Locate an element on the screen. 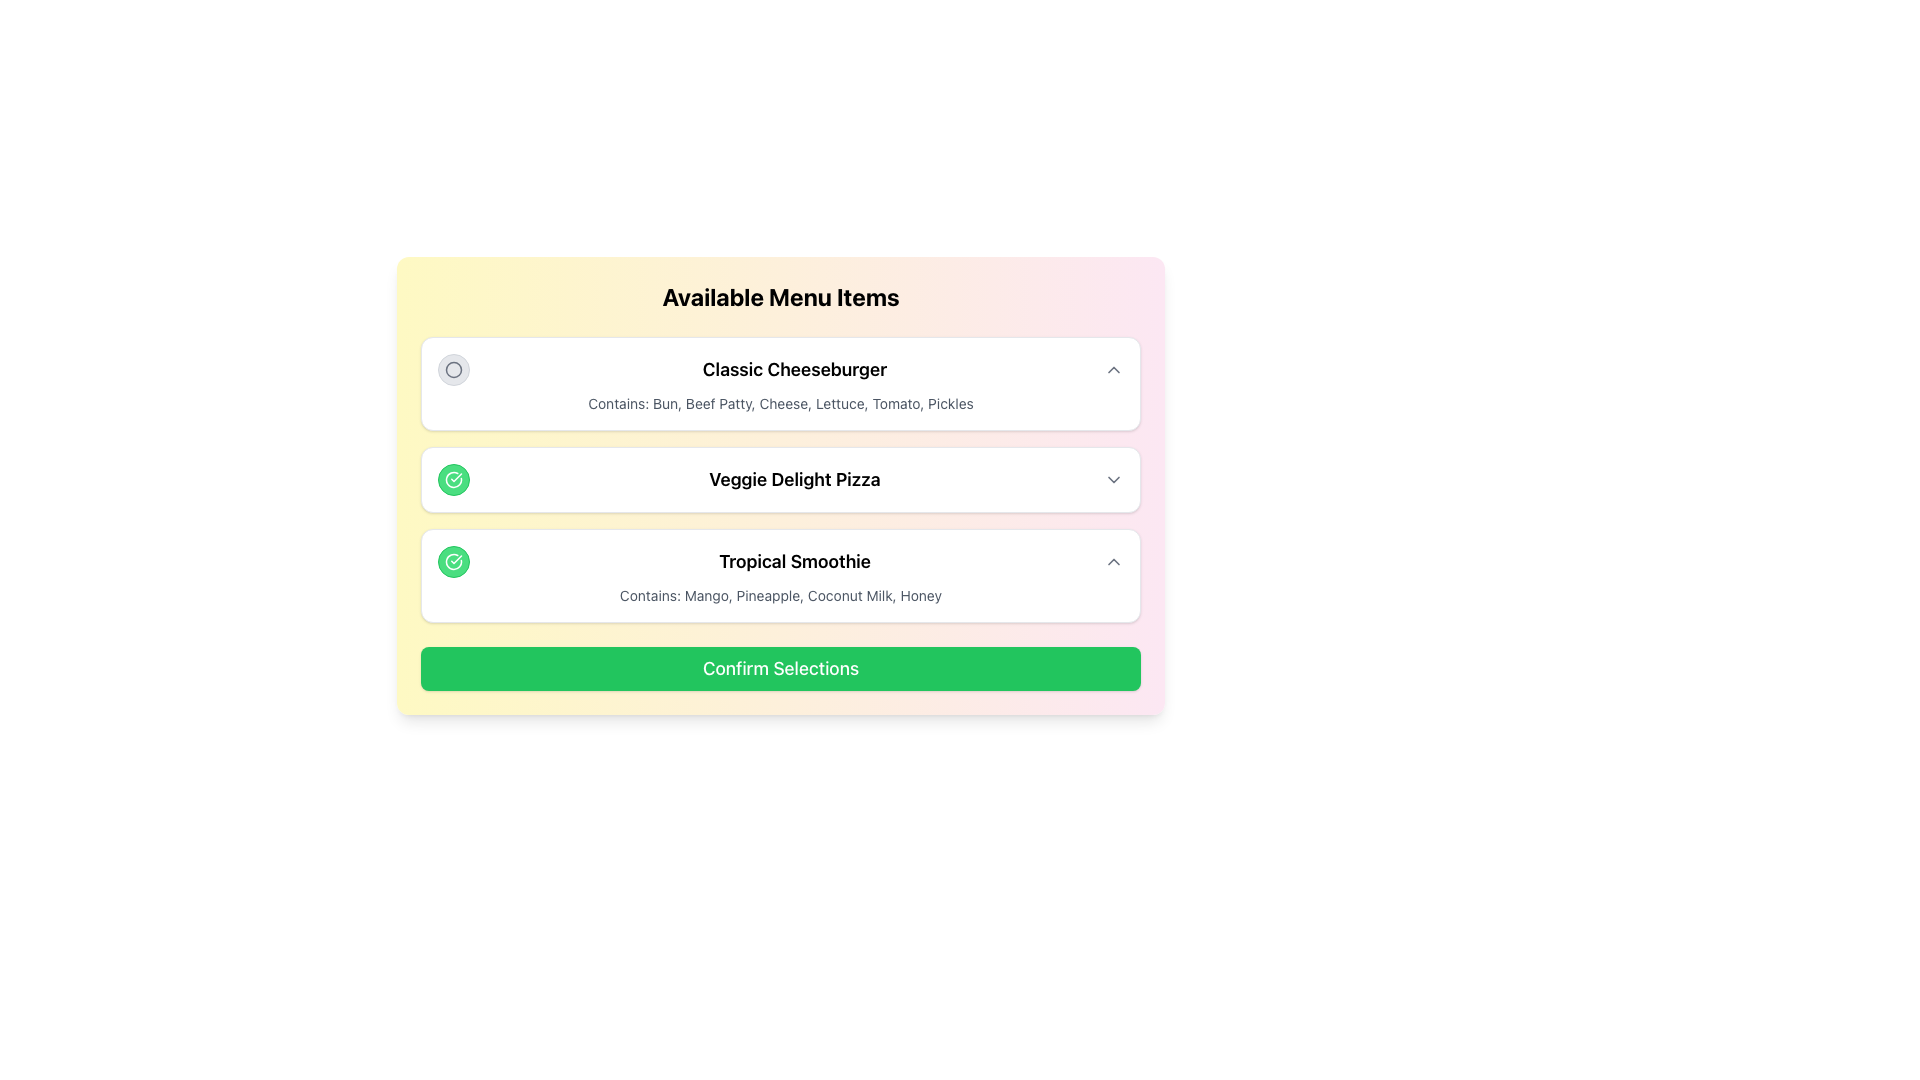 The height and width of the screenshot is (1080, 1920). the selectable menu option labeled 'Veggie Delight Pizza' is located at coordinates (780, 479).